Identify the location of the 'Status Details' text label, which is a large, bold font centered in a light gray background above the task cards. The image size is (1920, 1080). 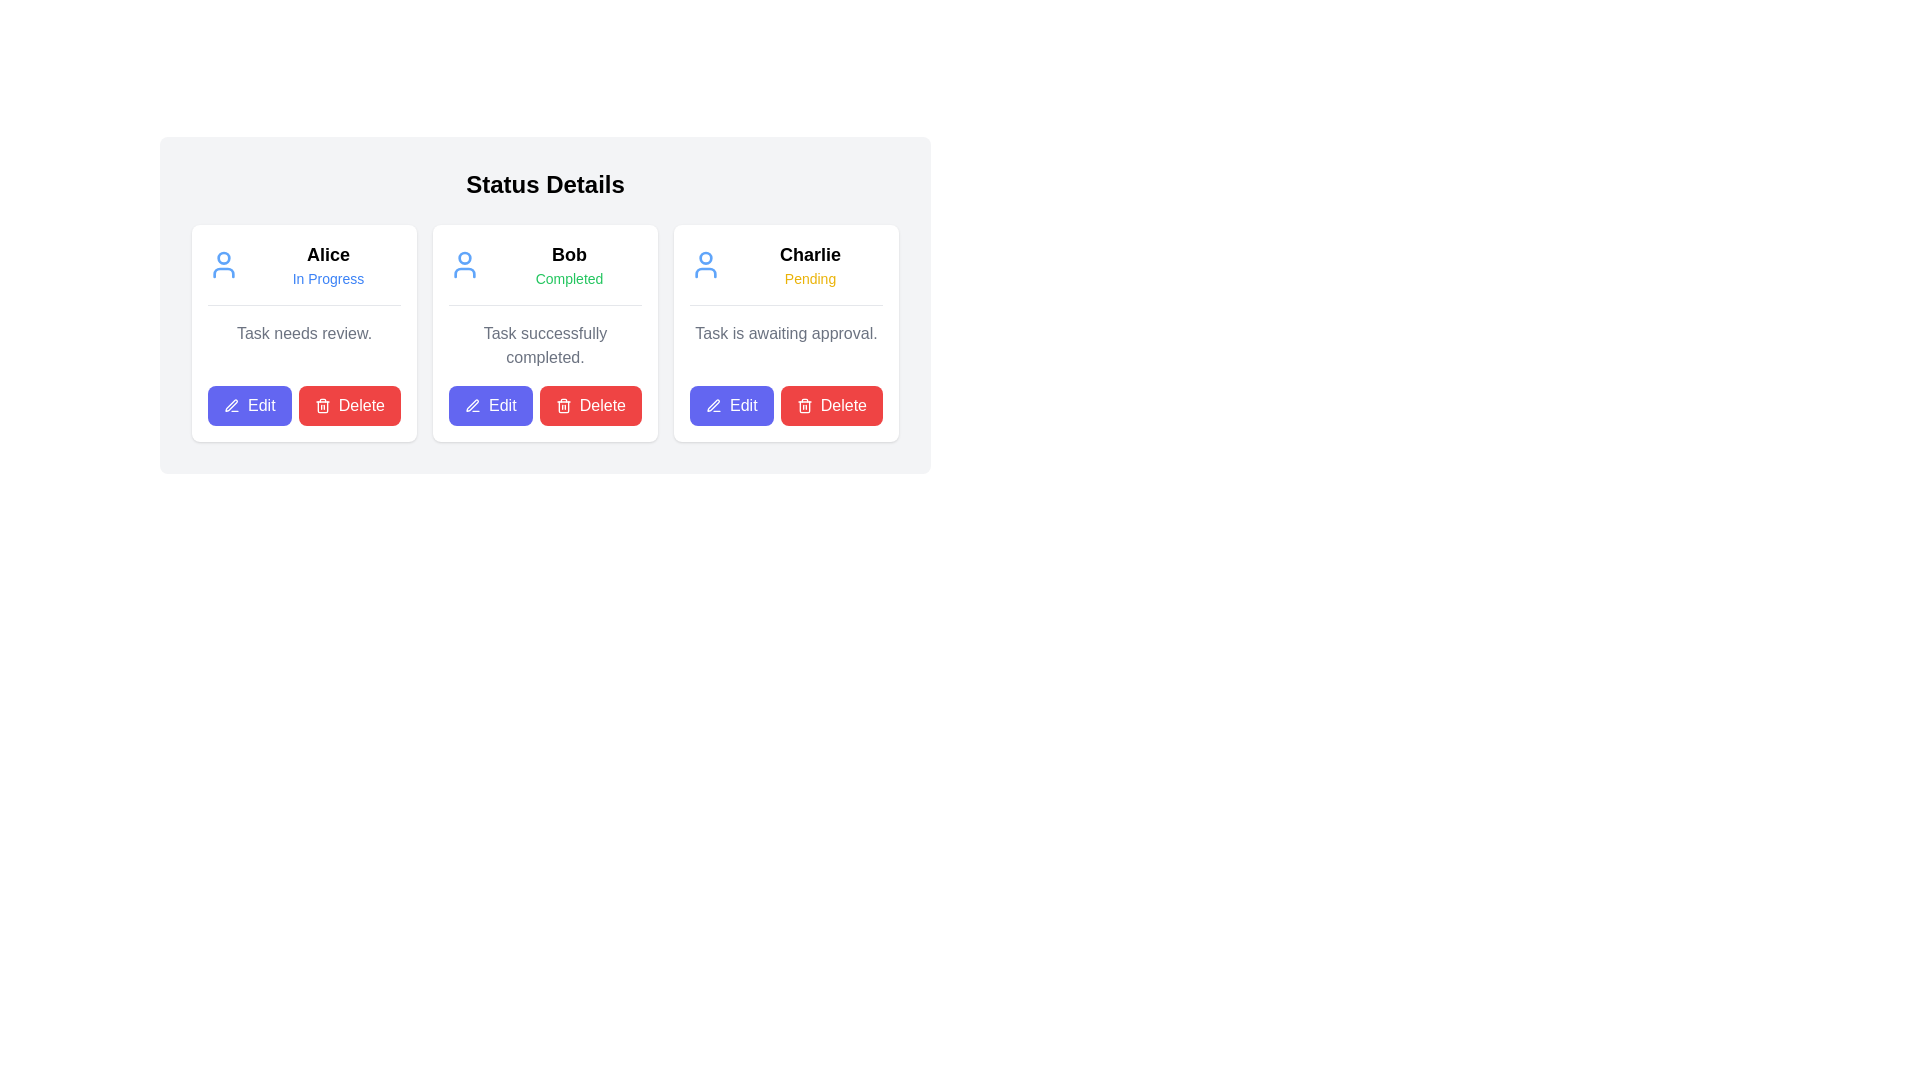
(545, 185).